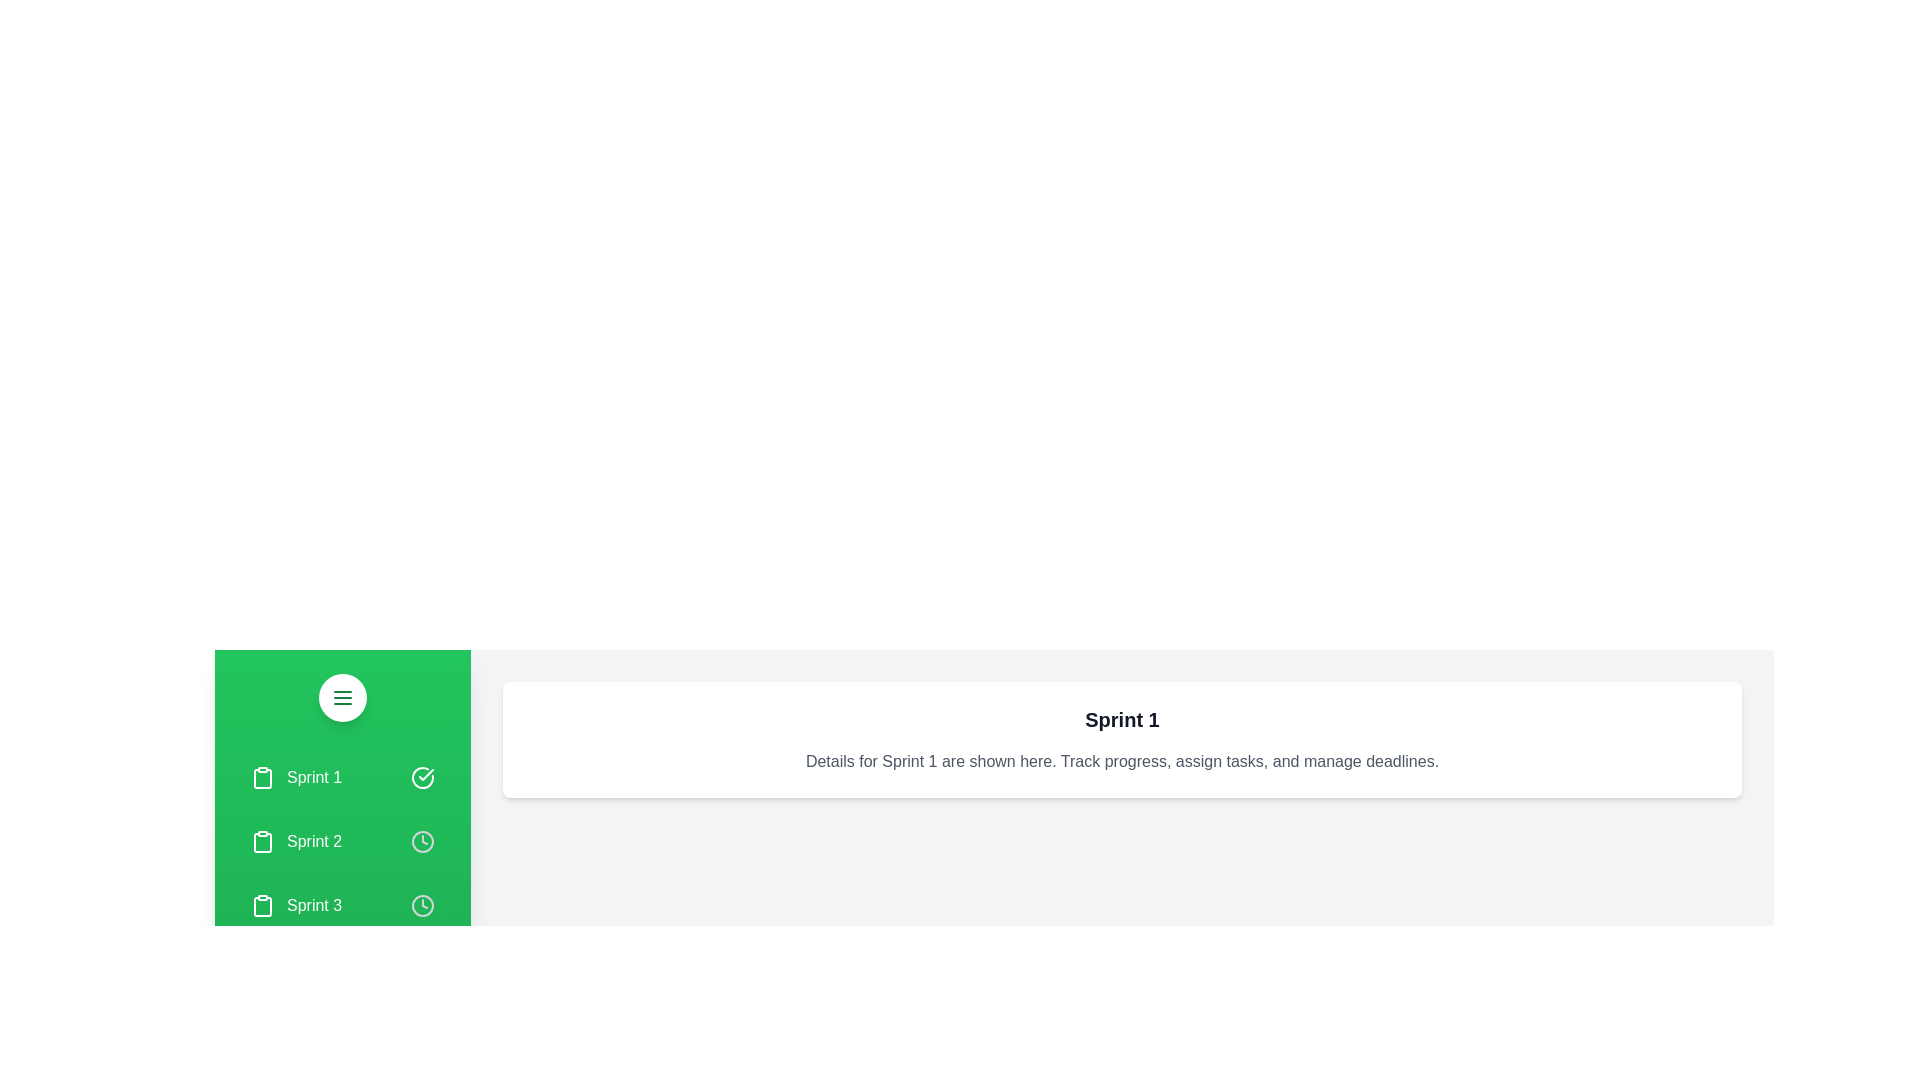  What do you see at coordinates (421, 841) in the screenshot?
I see `the icon associated with Sprint 2 to interact with it` at bounding box center [421, 841].